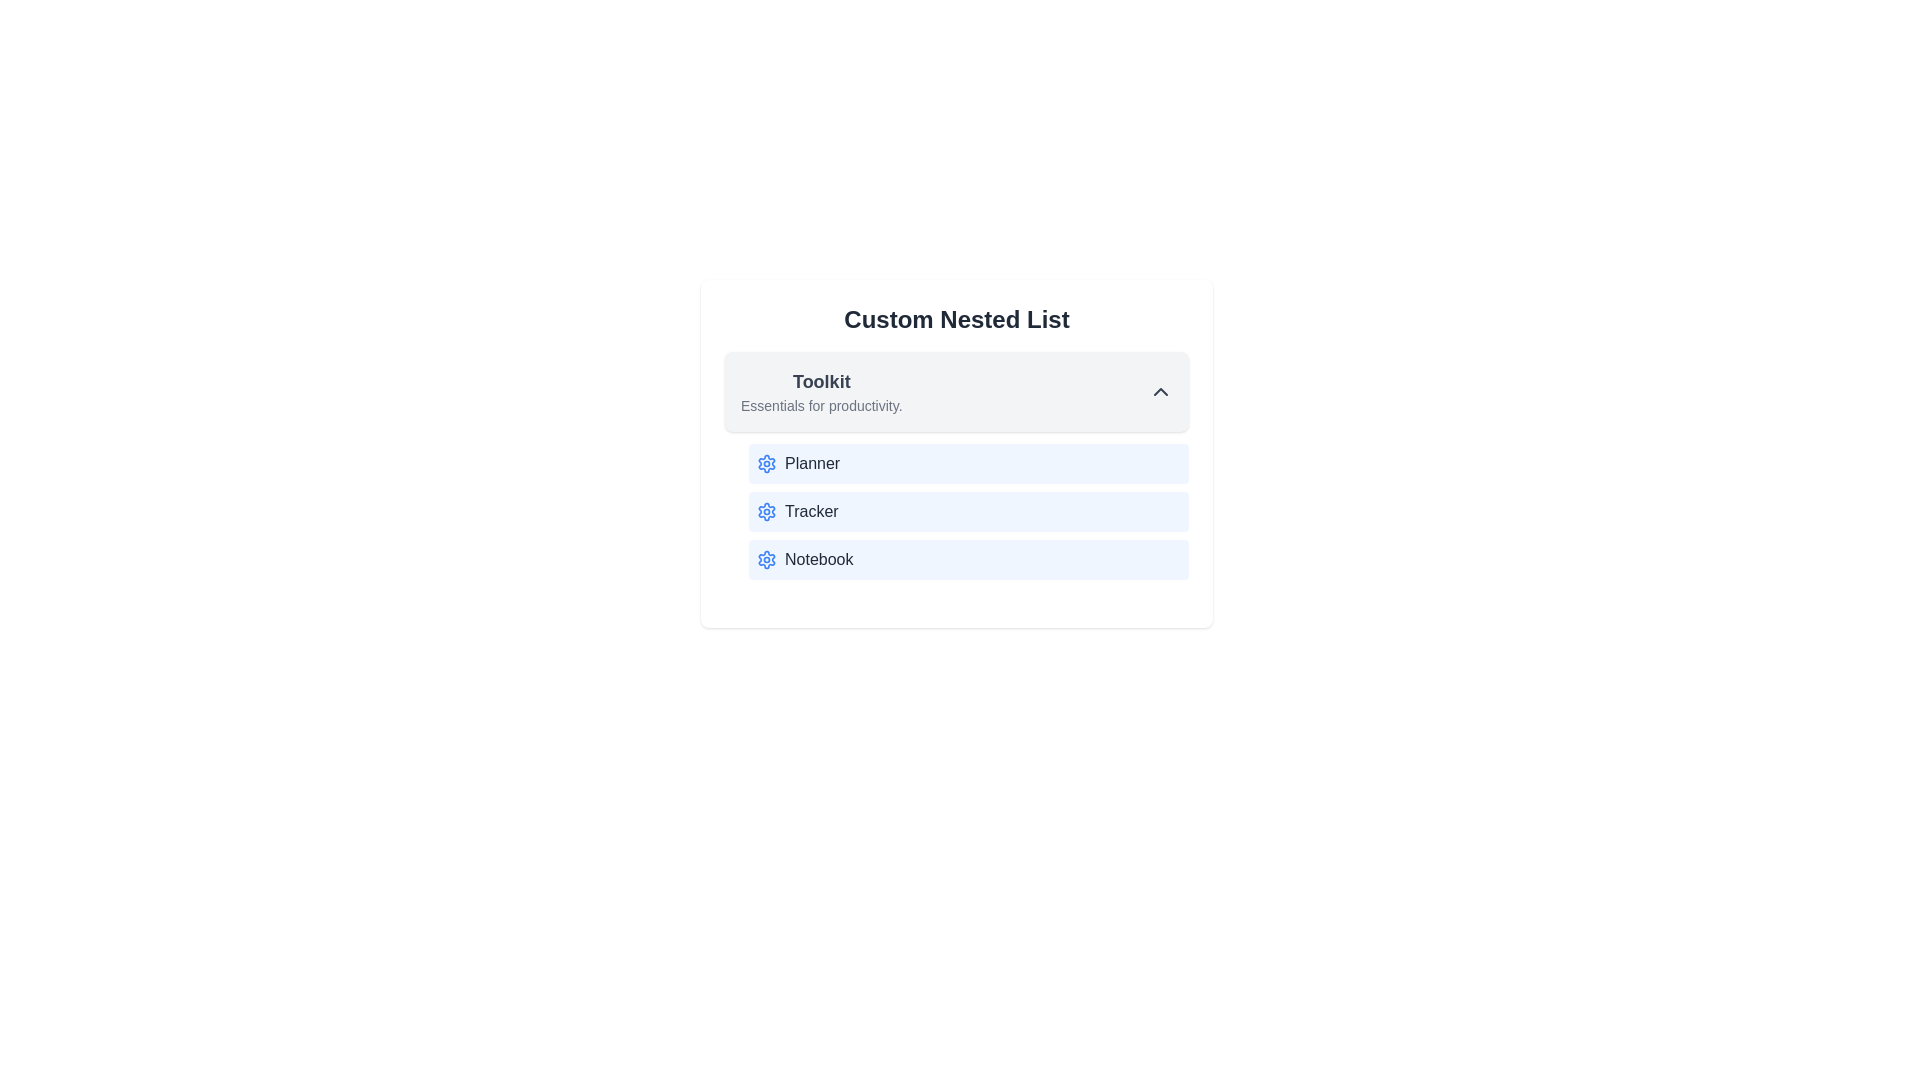 This screenshot has height=1080, width=1920. Describe the element at coordinates (969, 463) in the screenshot. I see `the list item Planner` at that location.